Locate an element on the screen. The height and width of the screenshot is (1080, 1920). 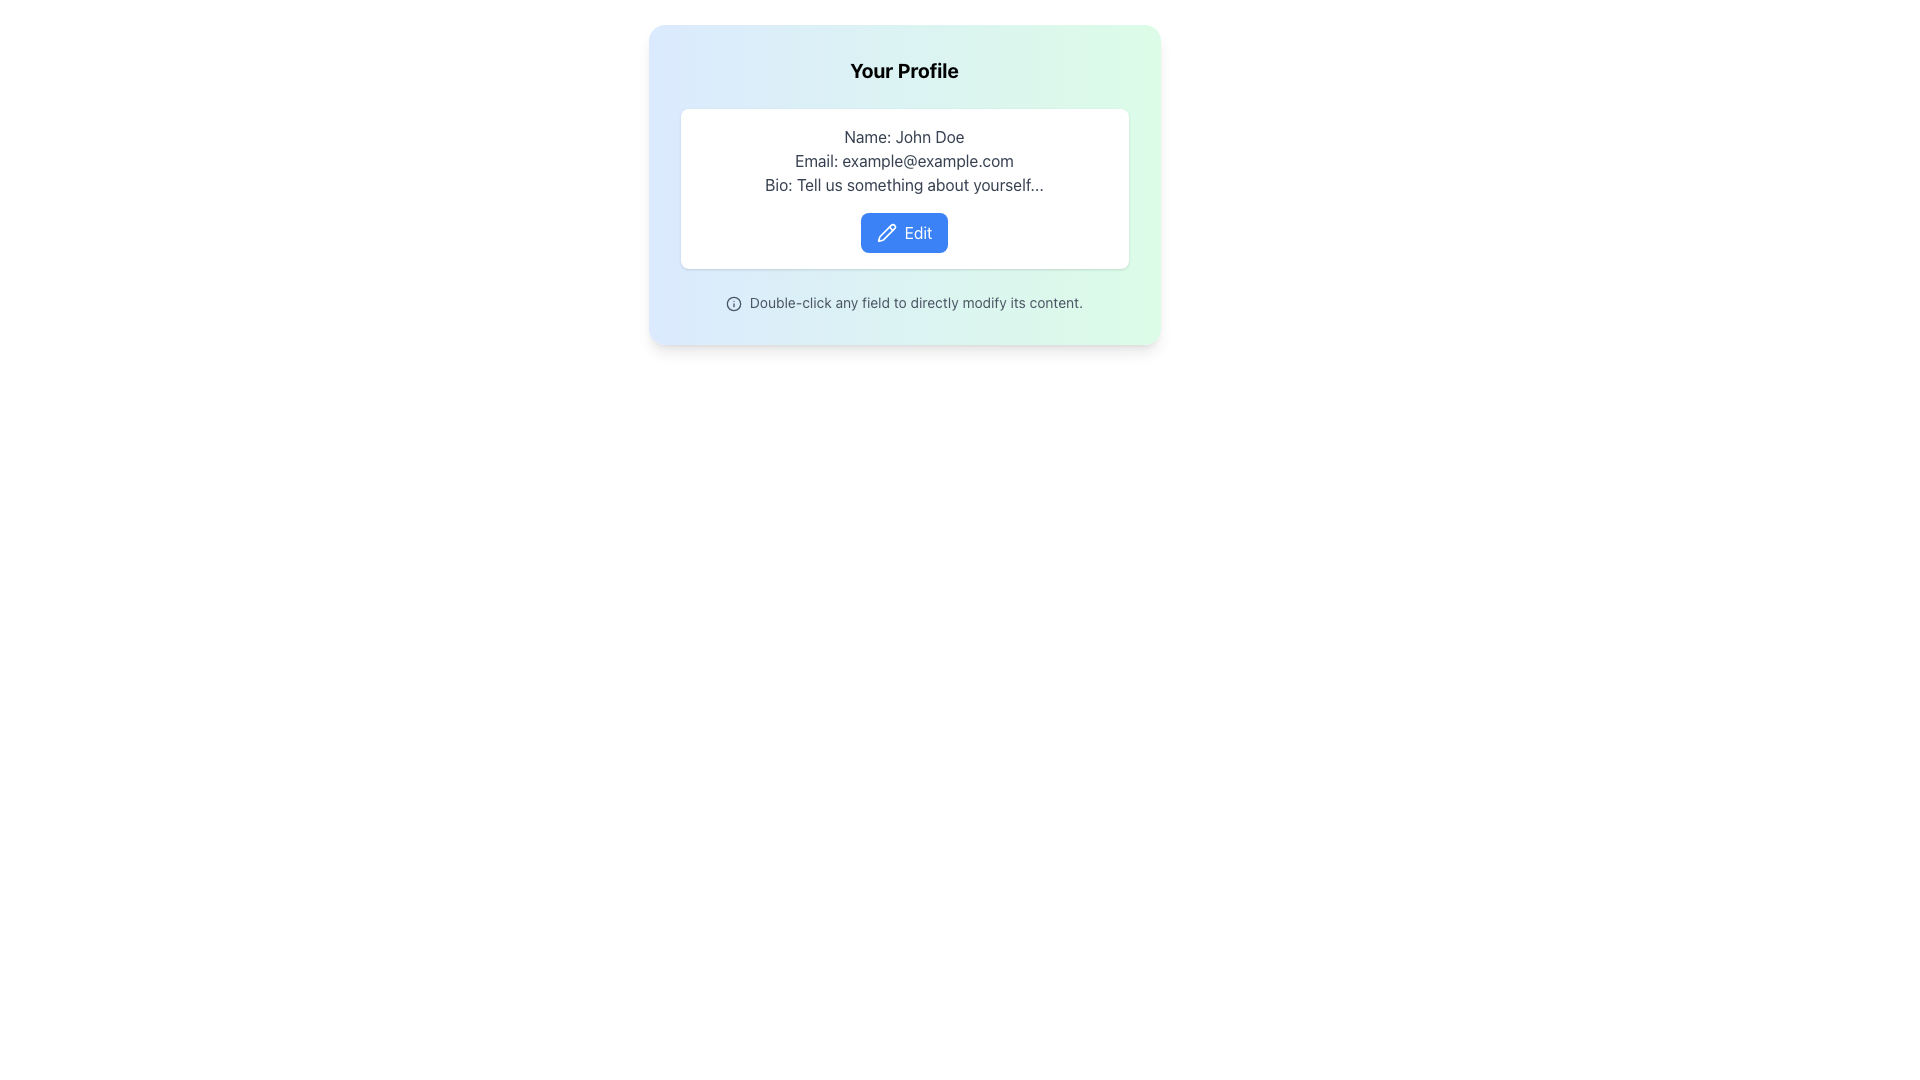
the 'Edit' button with a blue background and white text, located at the bottom center of the user's profile card is located at coordinates (903, 231).